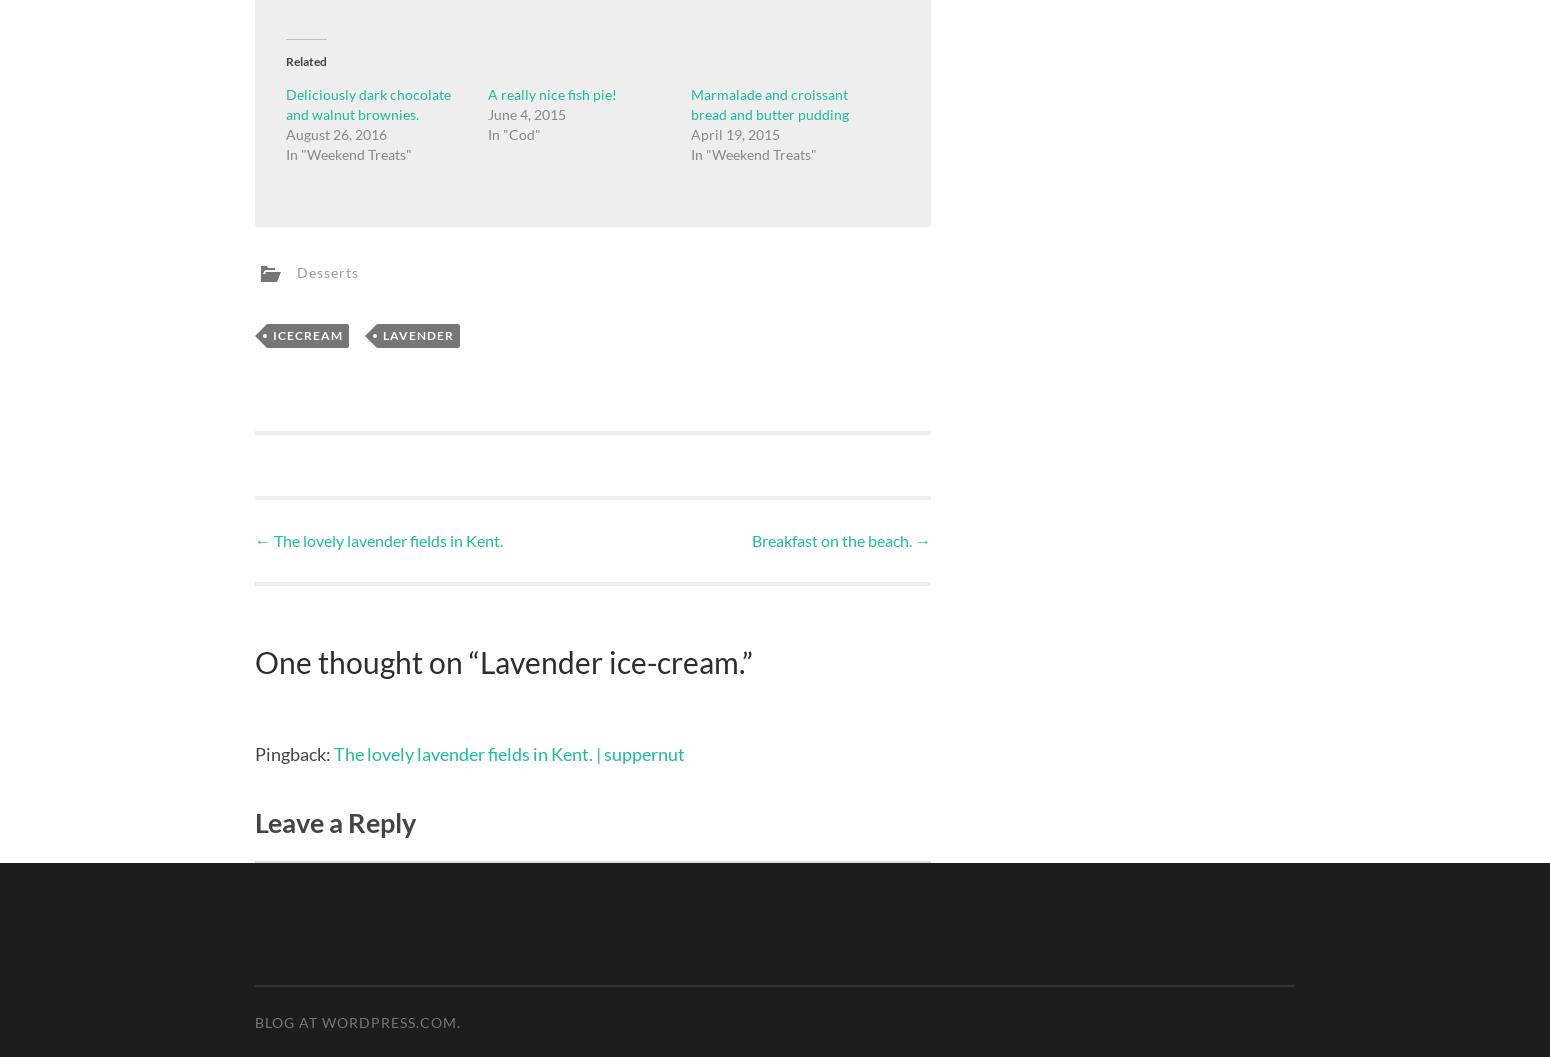 The height and width of the screenshot is (1057, 1550). I want to click on 'One thought on “', so click(366, 661).